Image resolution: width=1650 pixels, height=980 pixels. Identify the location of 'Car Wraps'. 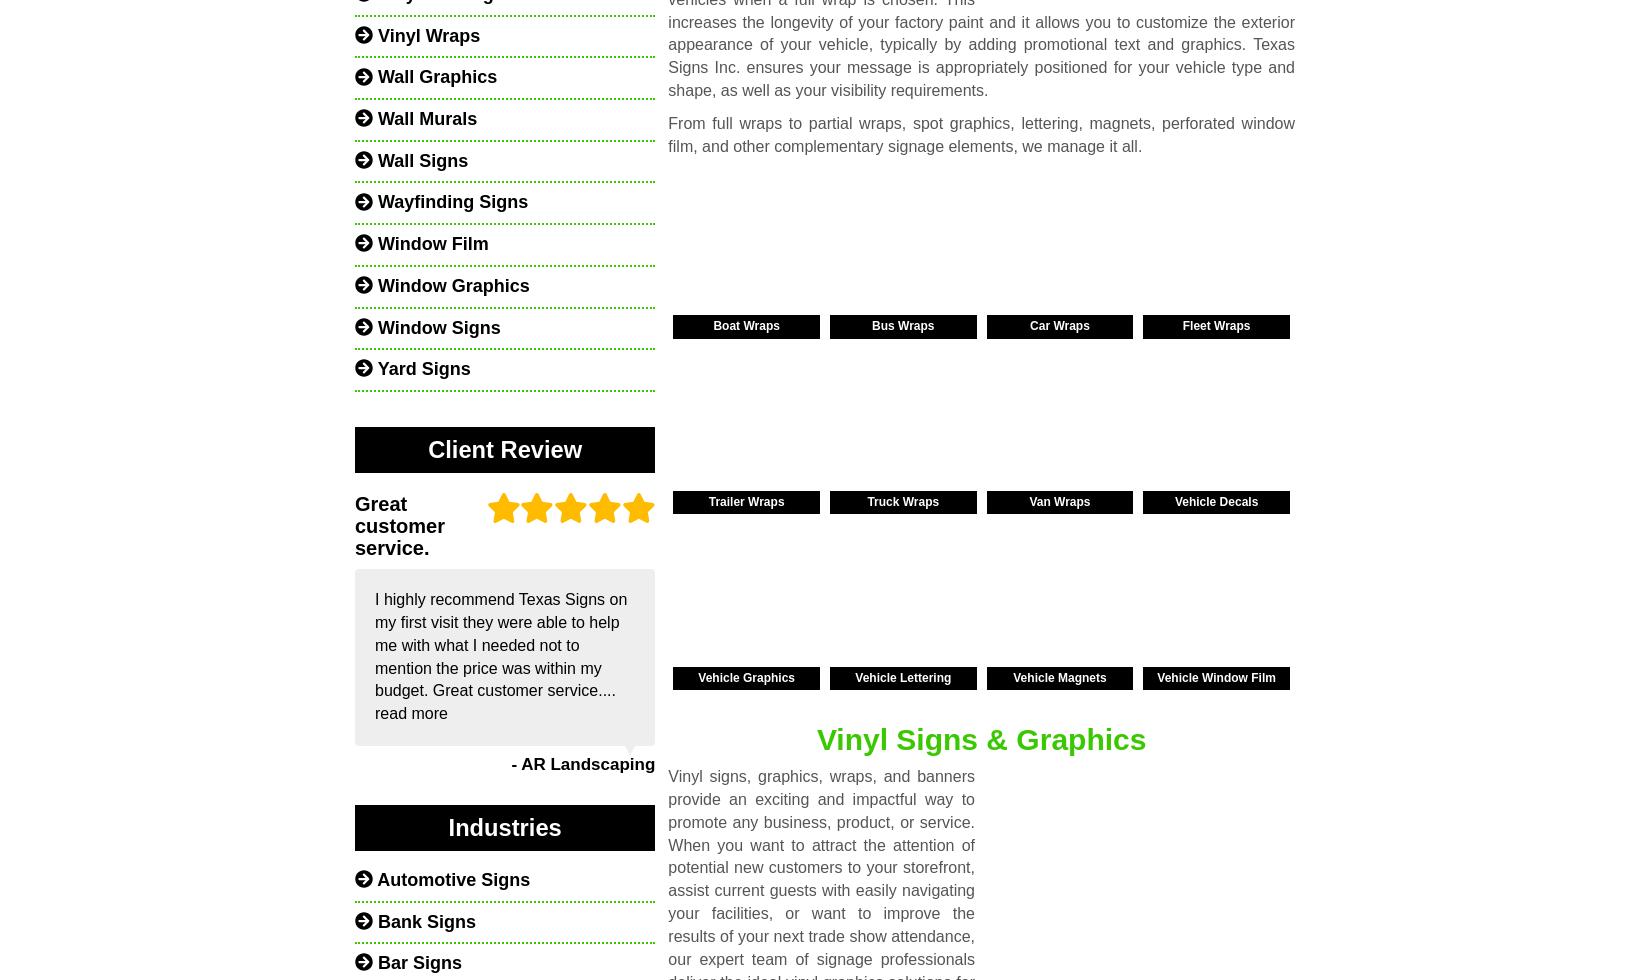
(1059, 326).